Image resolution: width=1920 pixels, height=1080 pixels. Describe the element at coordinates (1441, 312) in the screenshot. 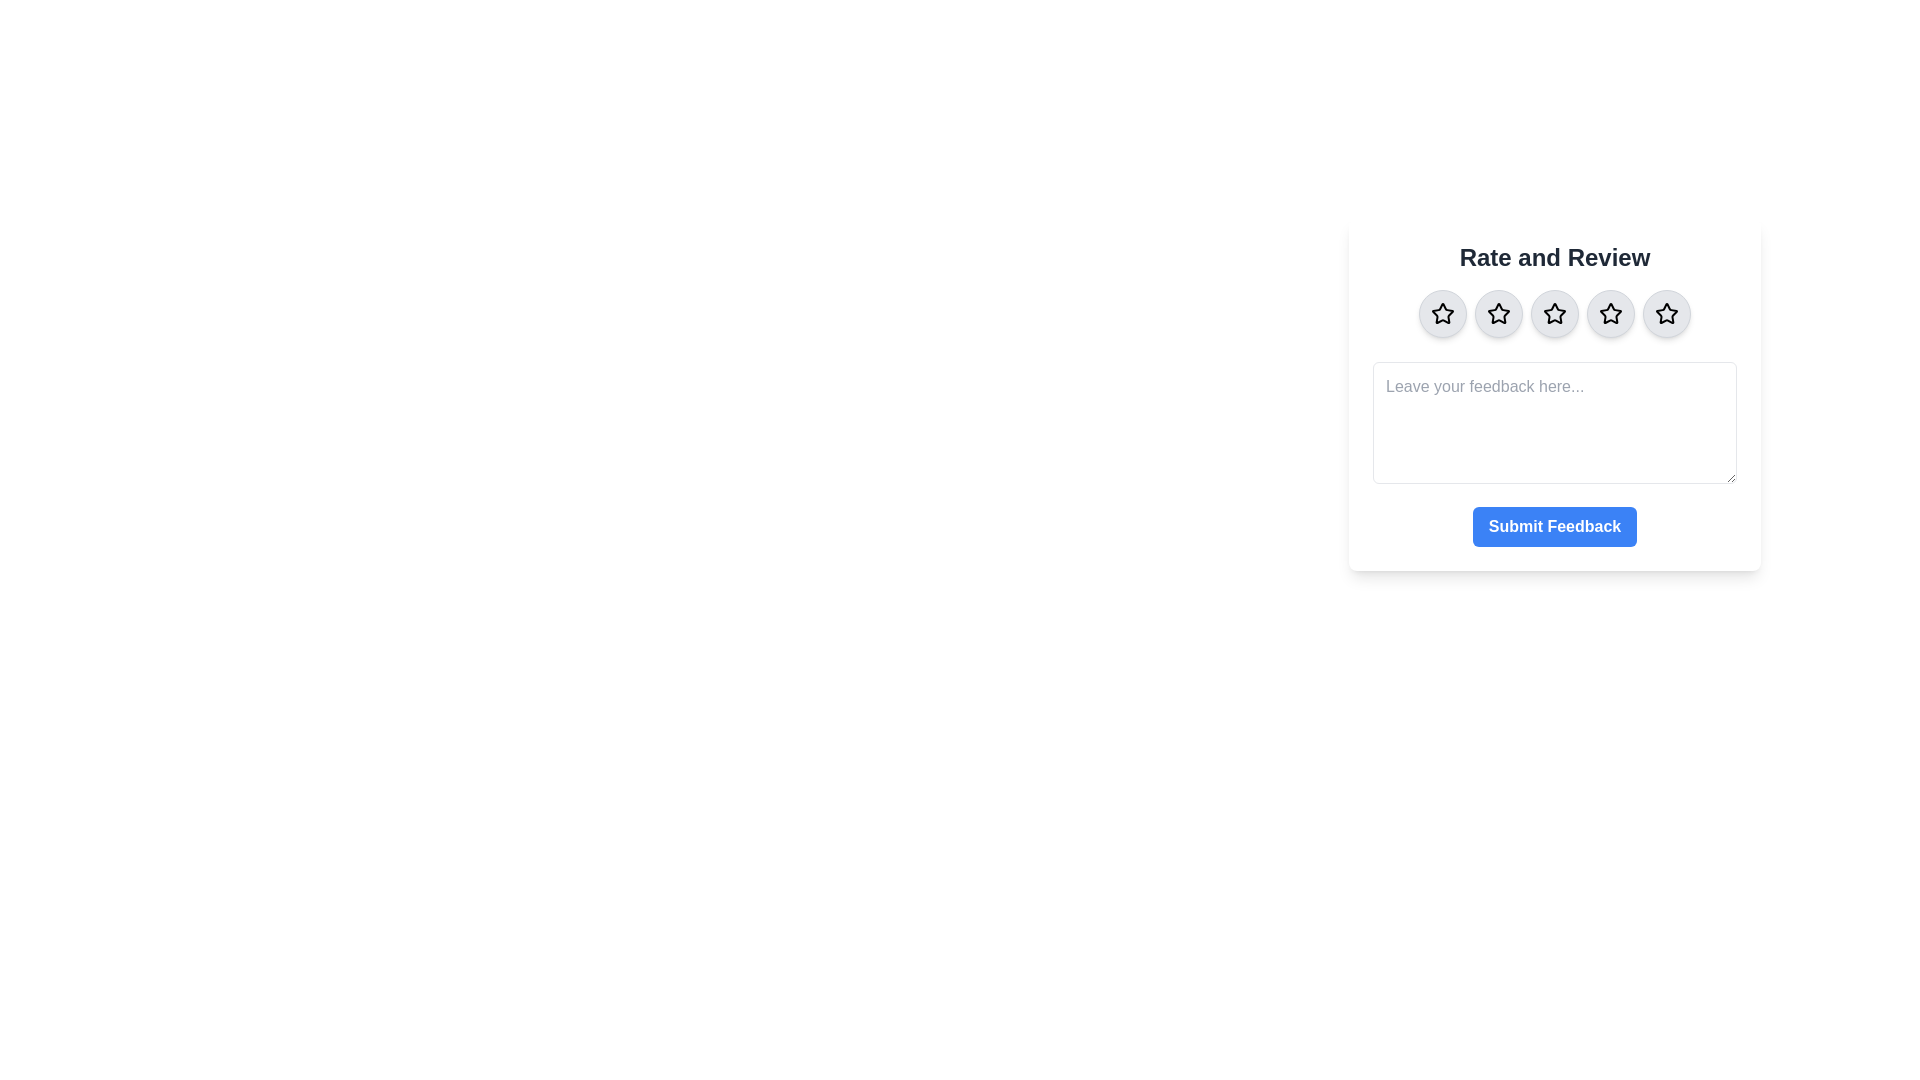

I see `the first star icon` at that location.